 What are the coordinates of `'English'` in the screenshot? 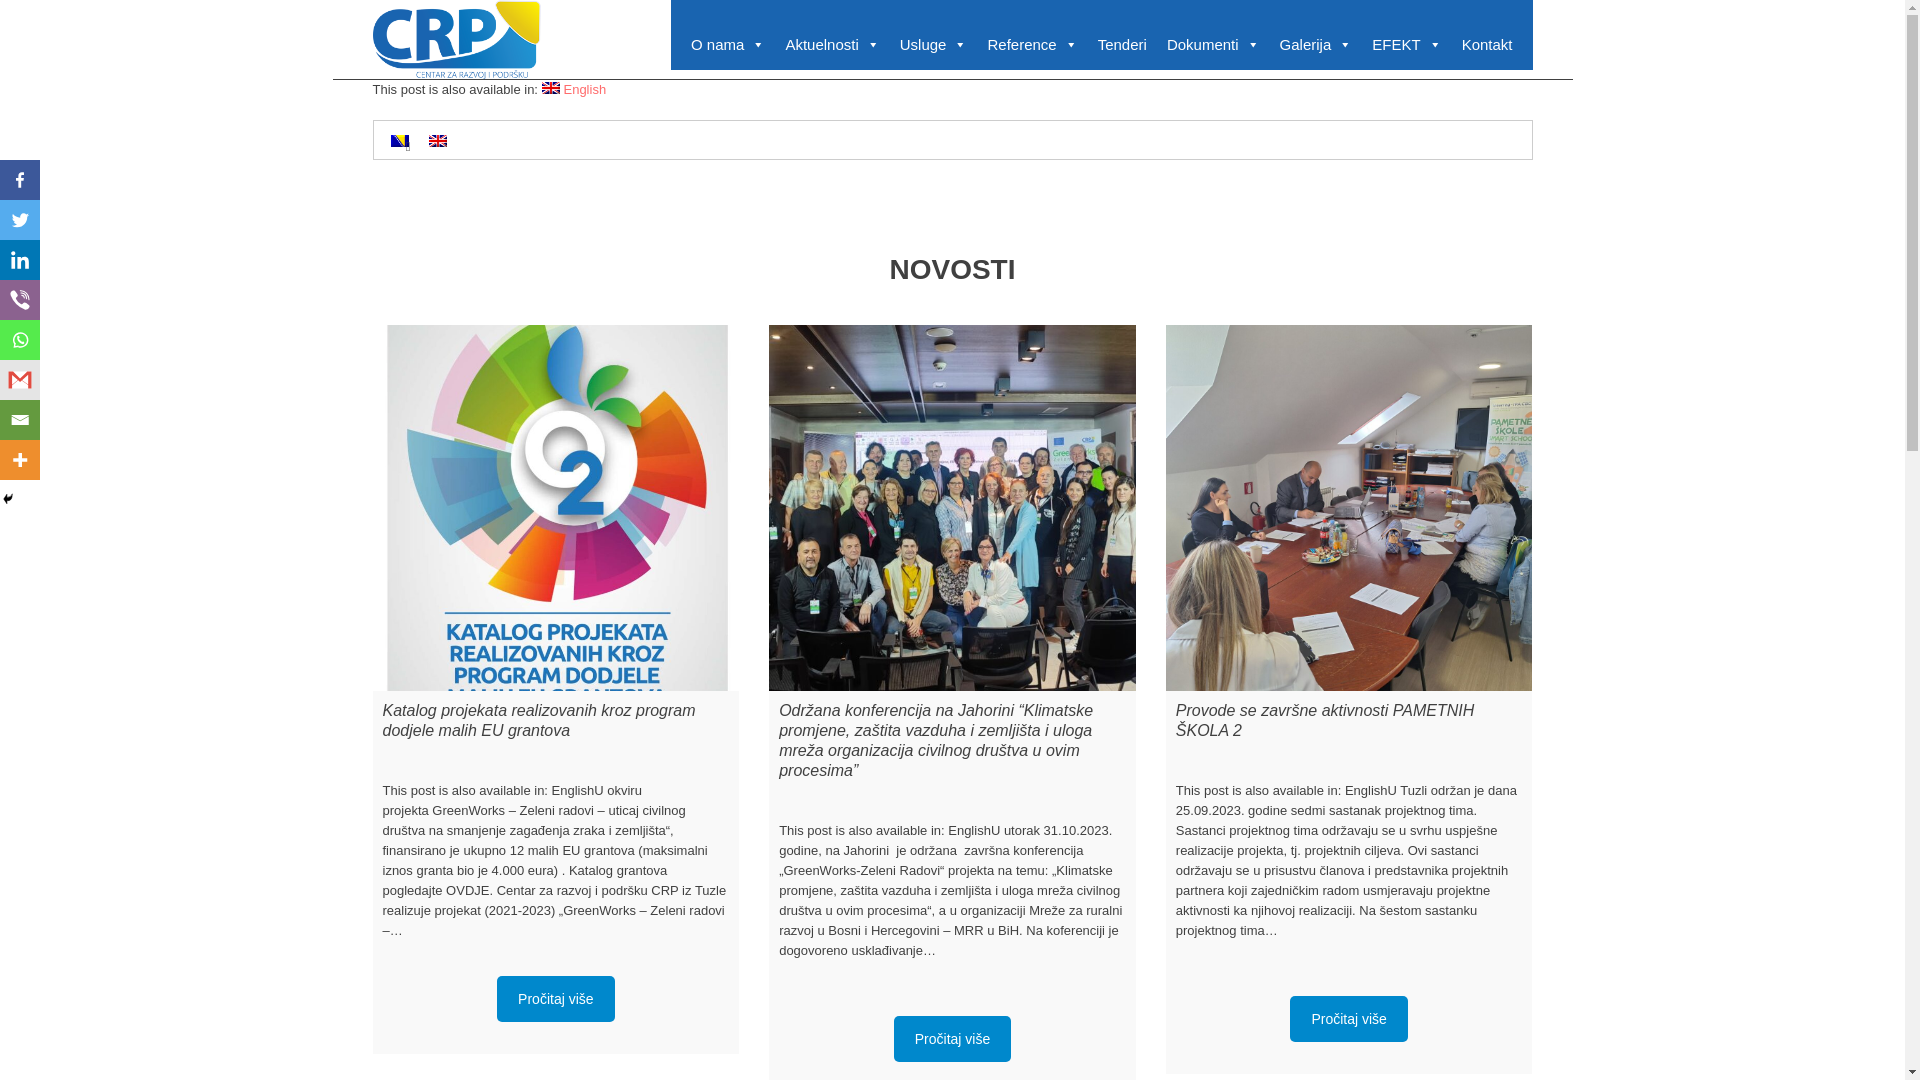 It's located at (542, 87).